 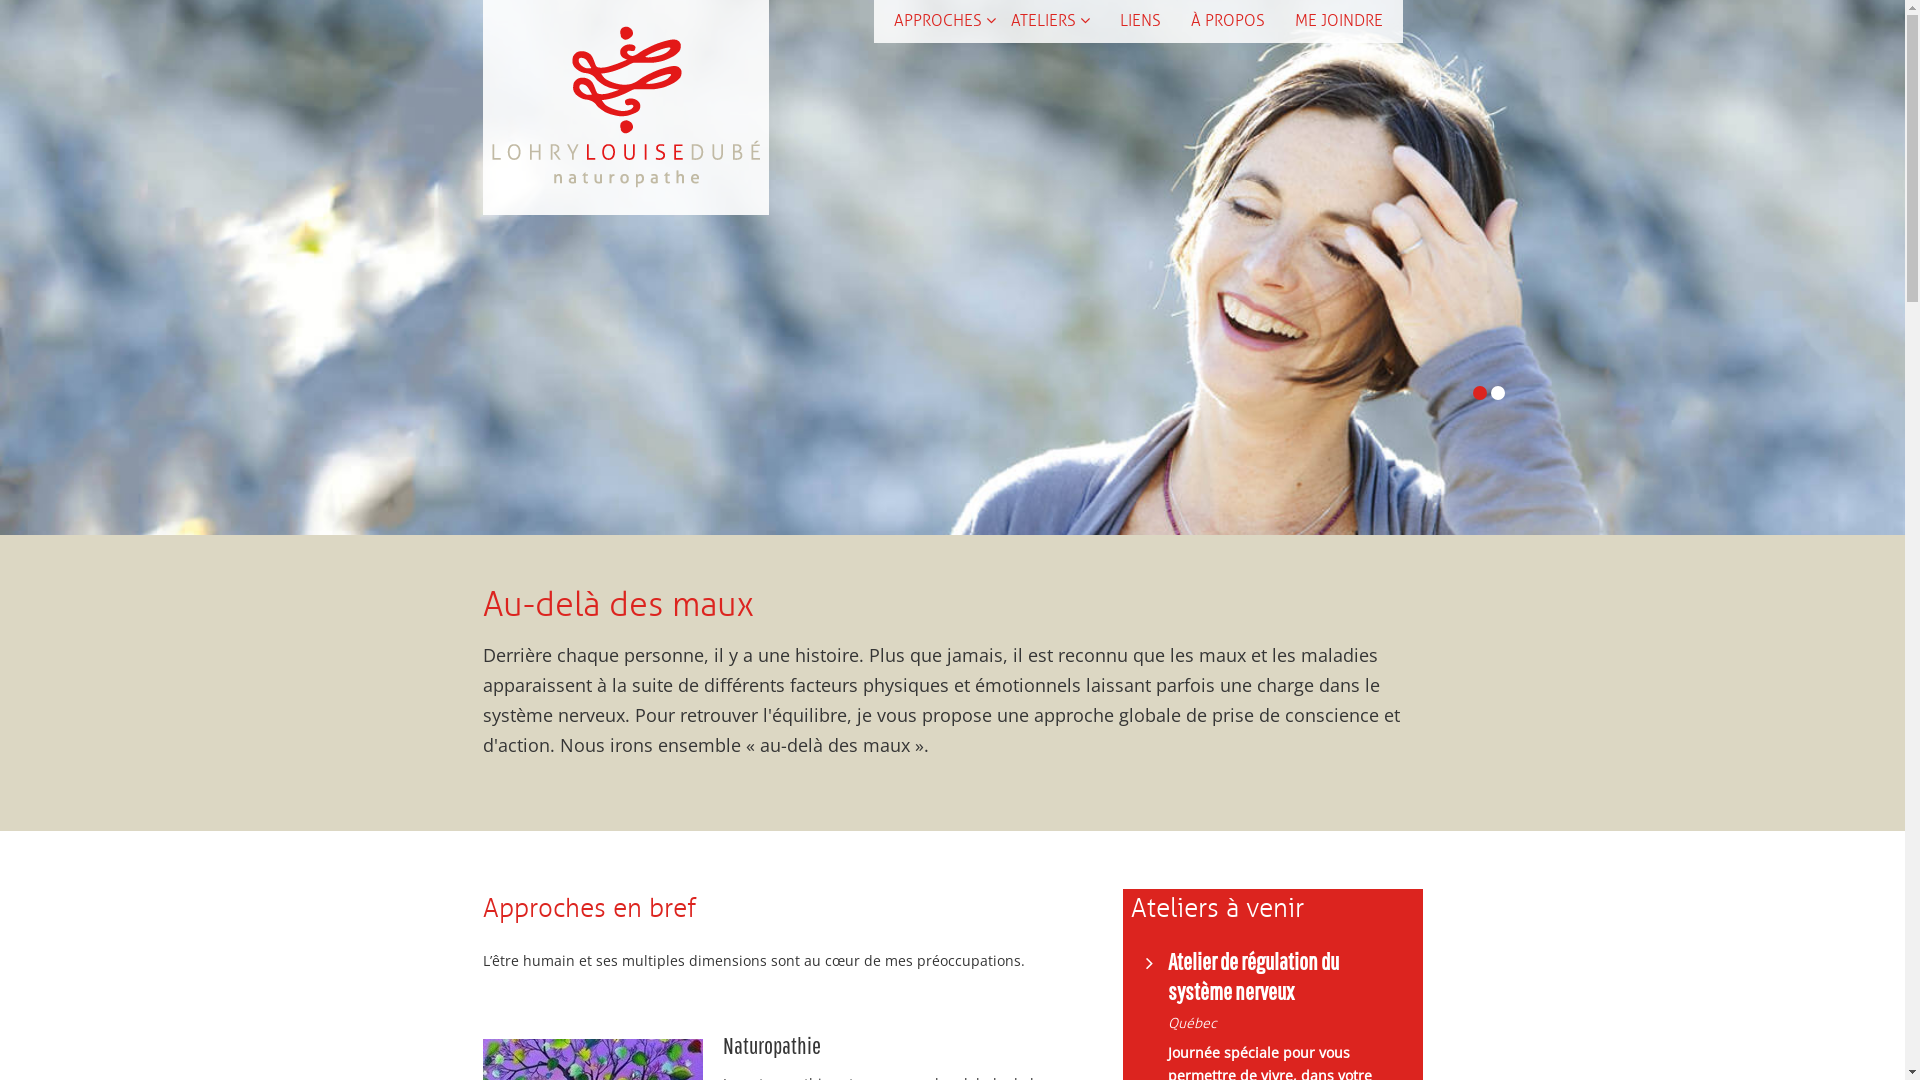 I want to click on 'LIENS', so click(x=1140, y=20).